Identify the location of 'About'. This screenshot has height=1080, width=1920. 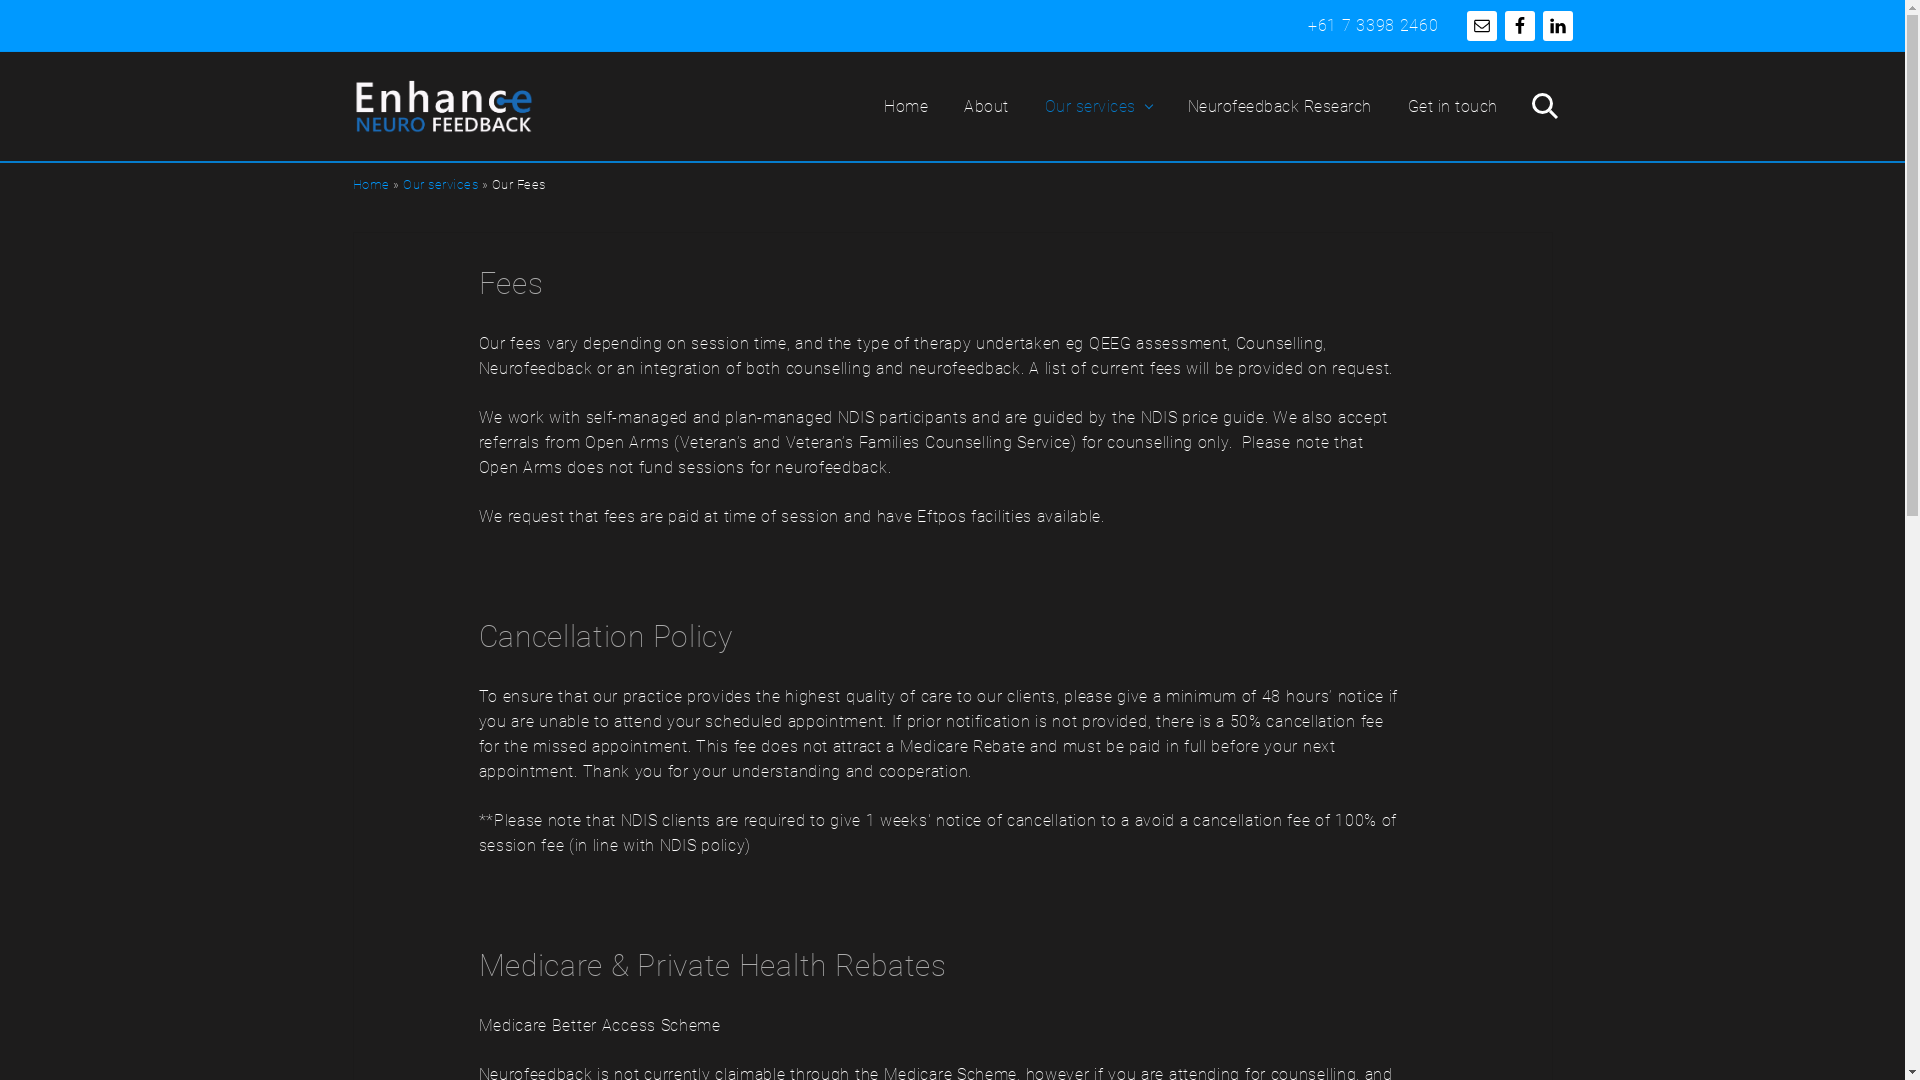
(986, 106).